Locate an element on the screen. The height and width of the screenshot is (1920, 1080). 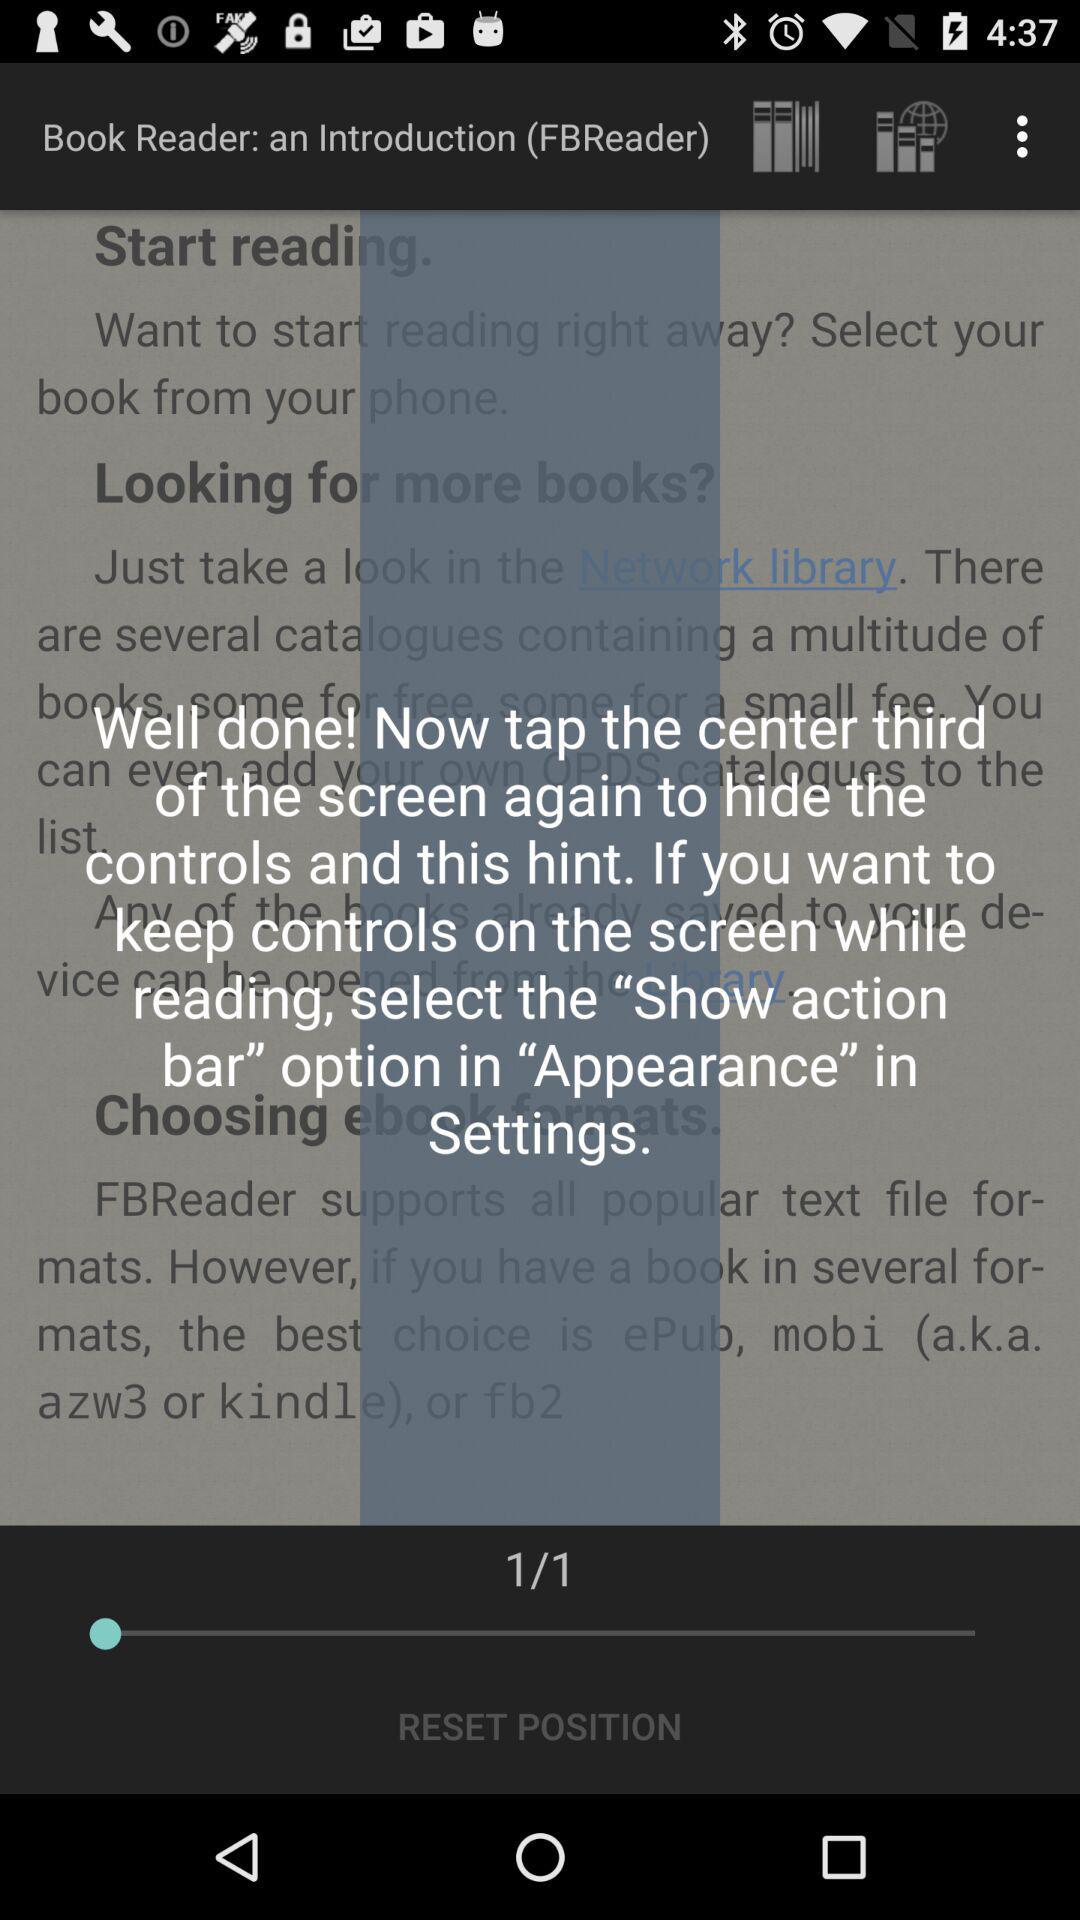
reset position is located at coordinates (540, 1727).